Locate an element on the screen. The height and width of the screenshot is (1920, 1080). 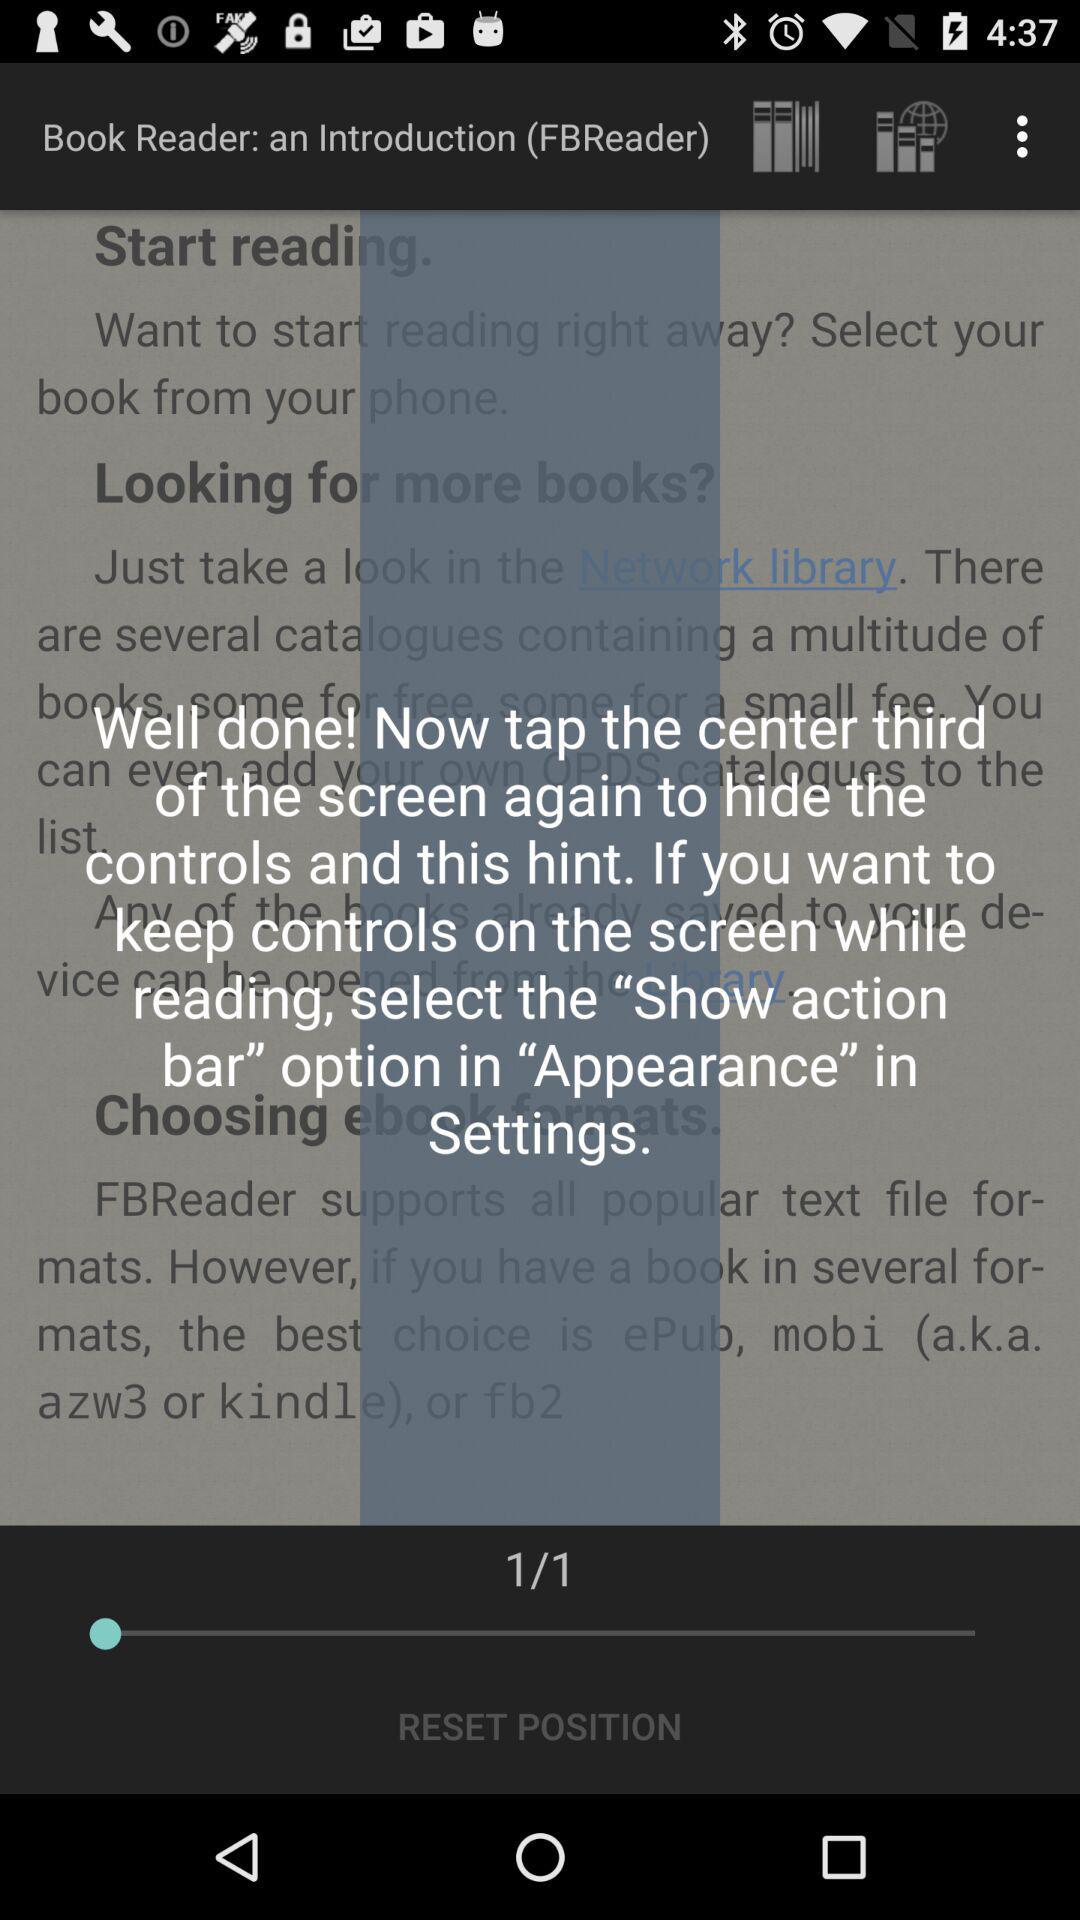
reset position is located at coordinates (540, 1727).